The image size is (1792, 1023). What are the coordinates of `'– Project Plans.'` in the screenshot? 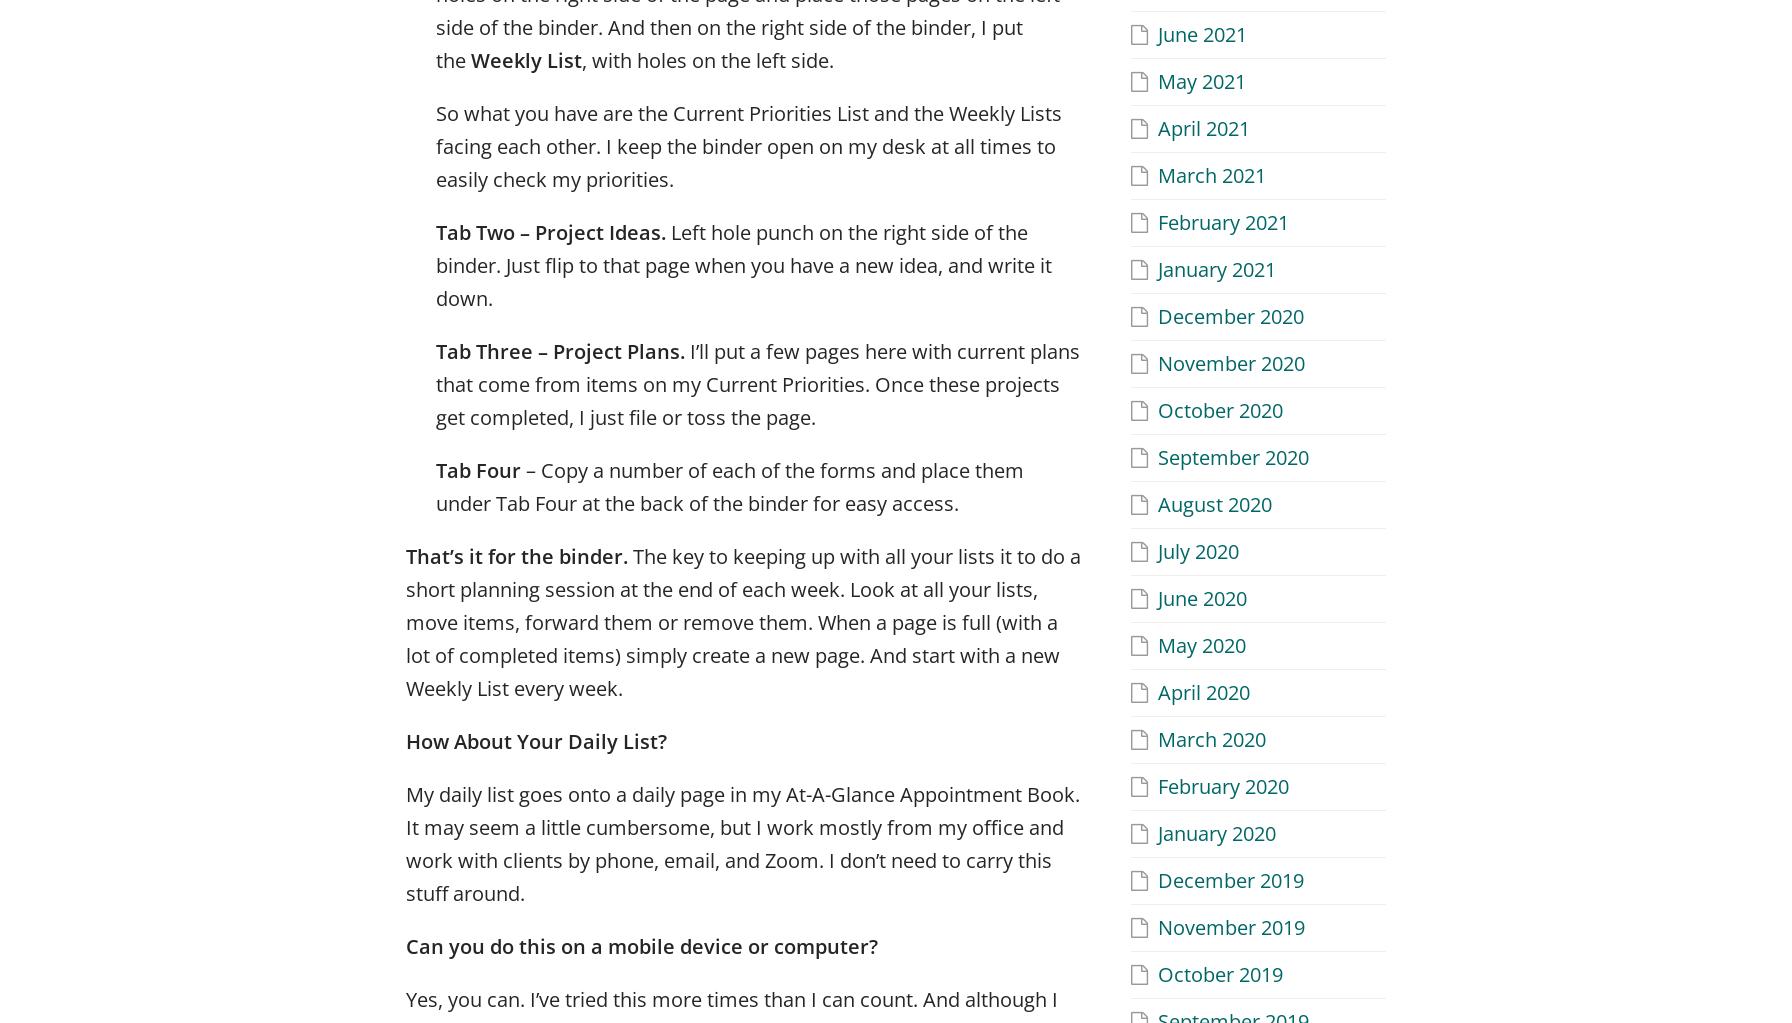 It's located at (537, 350).